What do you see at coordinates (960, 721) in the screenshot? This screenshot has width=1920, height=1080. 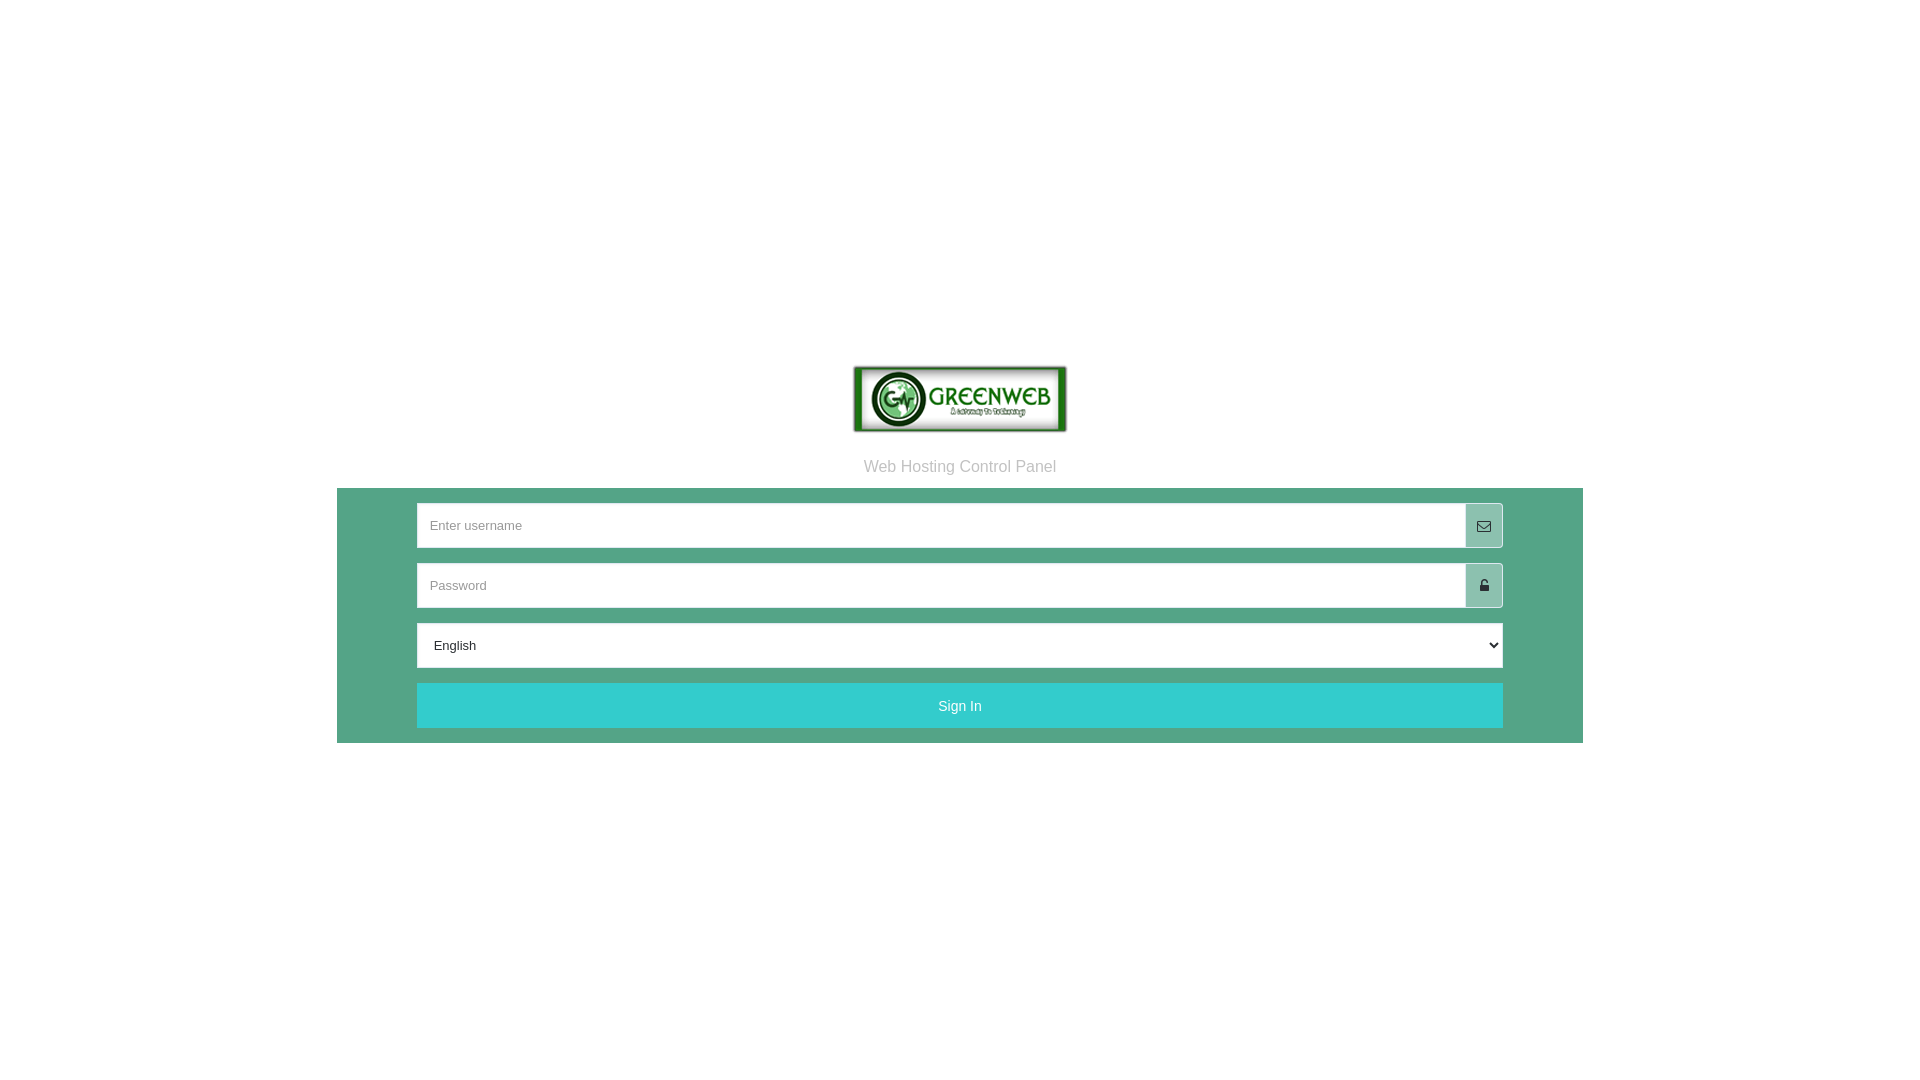 I see `'Sign In'` at bounding box center [960, 721].